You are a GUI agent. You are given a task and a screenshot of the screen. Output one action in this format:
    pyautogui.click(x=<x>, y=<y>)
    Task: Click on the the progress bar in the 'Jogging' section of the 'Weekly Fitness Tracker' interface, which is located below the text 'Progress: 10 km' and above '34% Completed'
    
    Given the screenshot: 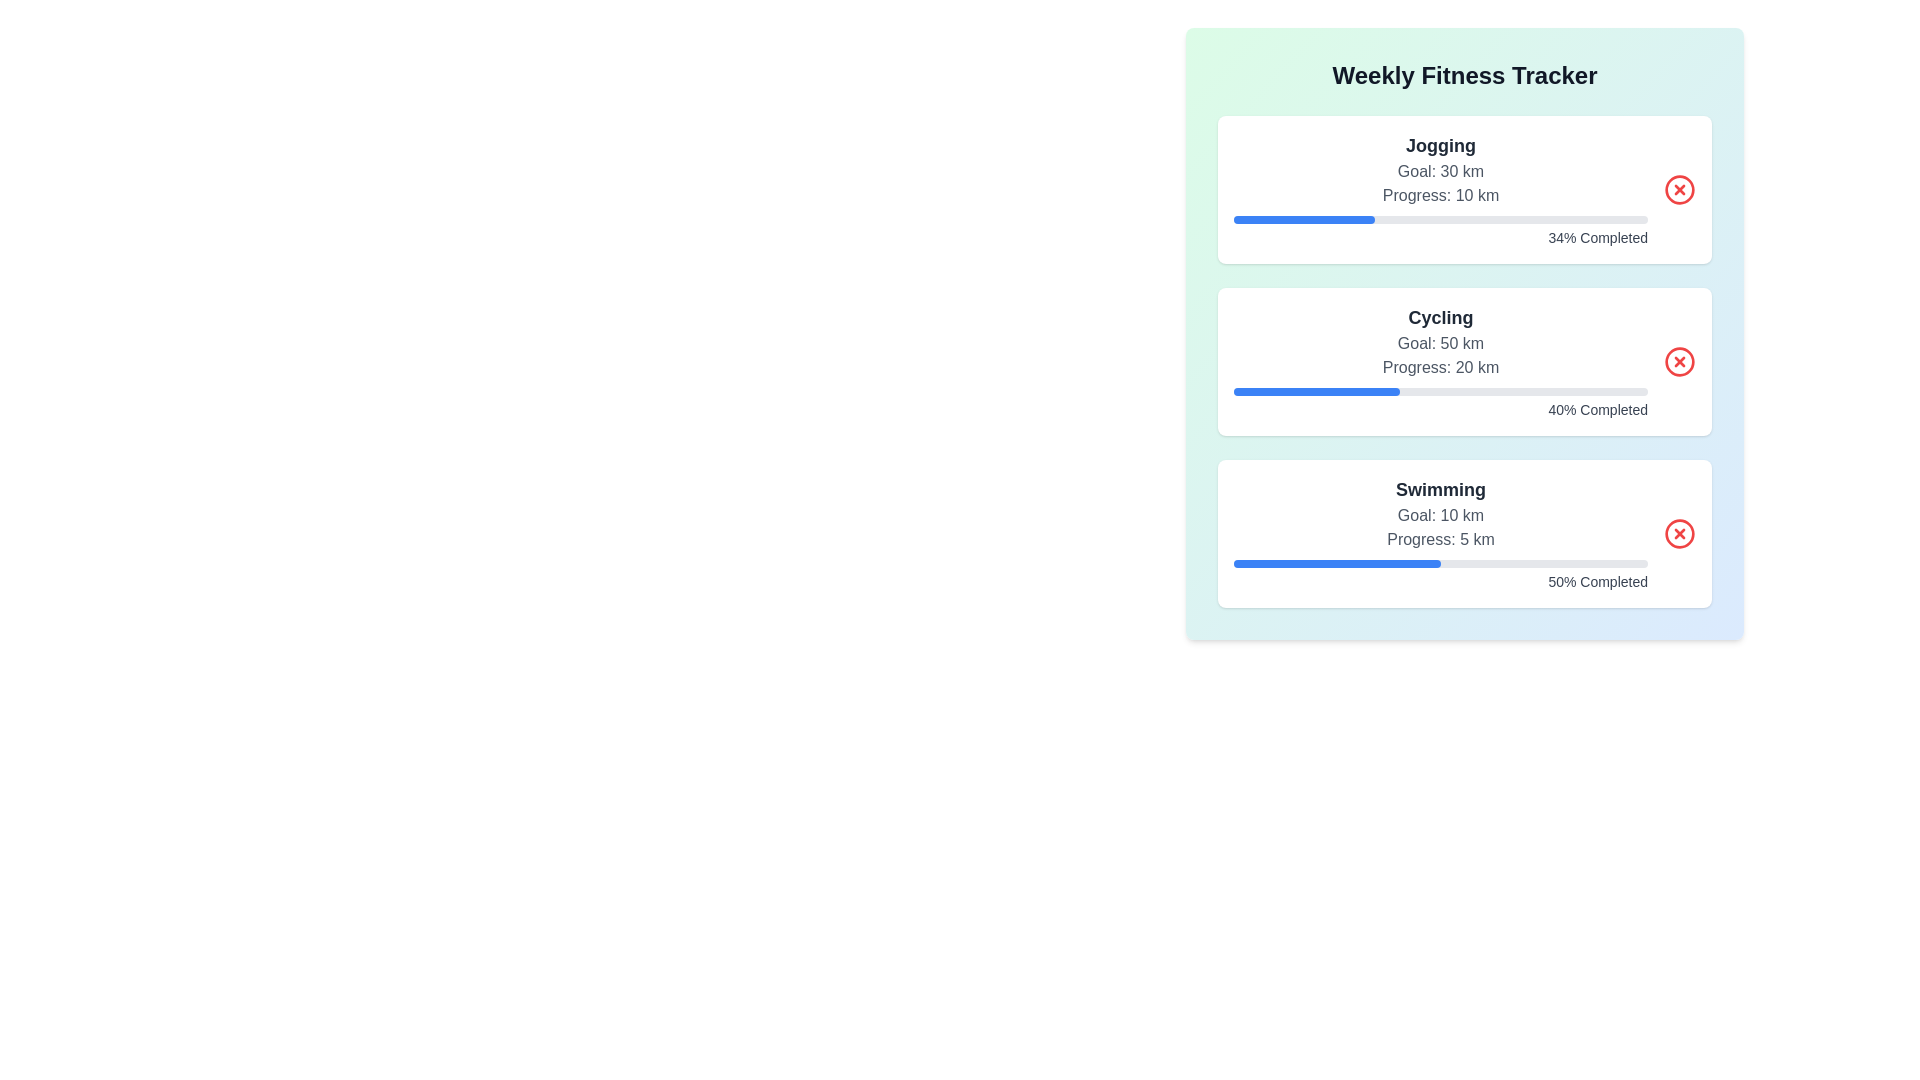 What is the action you would take?
    pyautogui.click(x=1440, y=219)
    